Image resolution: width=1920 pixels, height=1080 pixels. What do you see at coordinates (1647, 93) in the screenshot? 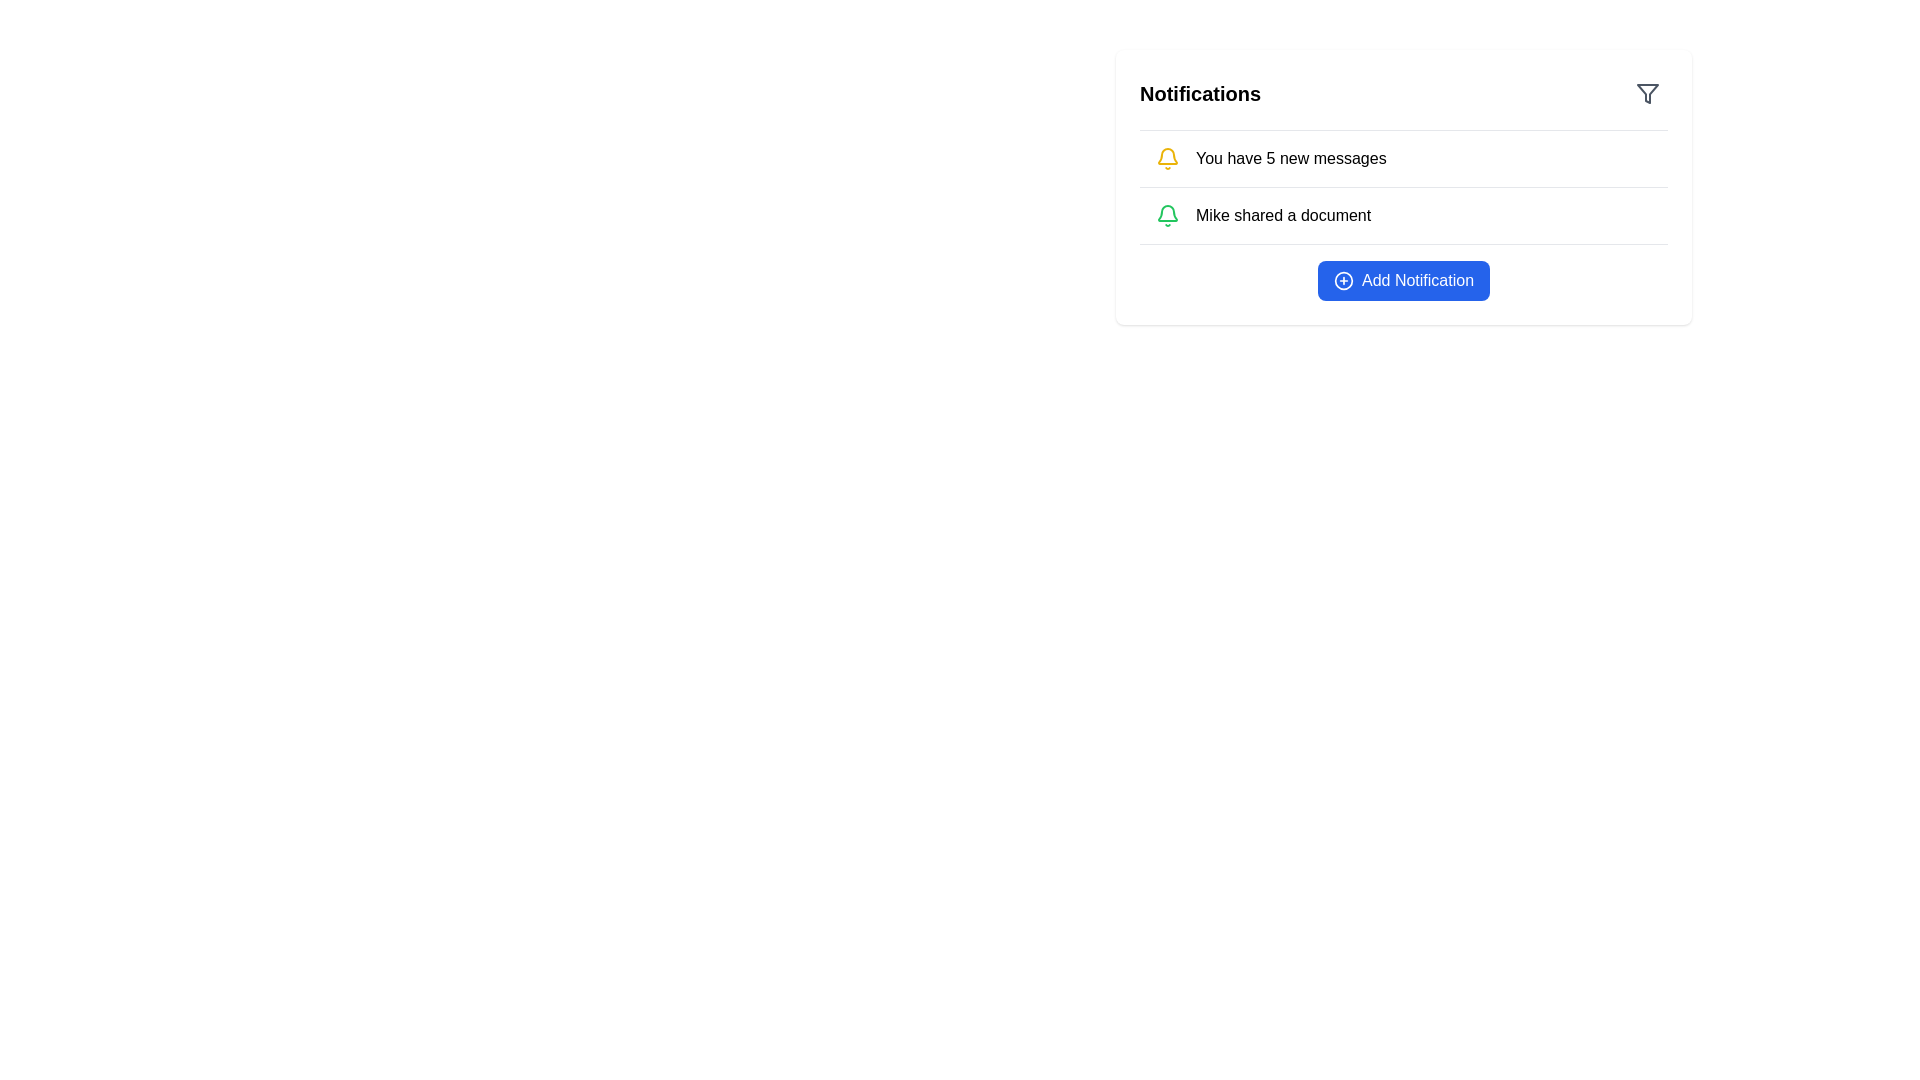
I see `the filter icon button located at the upper-right corner of the 'Notifications' section` at bounding box center [1647, 93].